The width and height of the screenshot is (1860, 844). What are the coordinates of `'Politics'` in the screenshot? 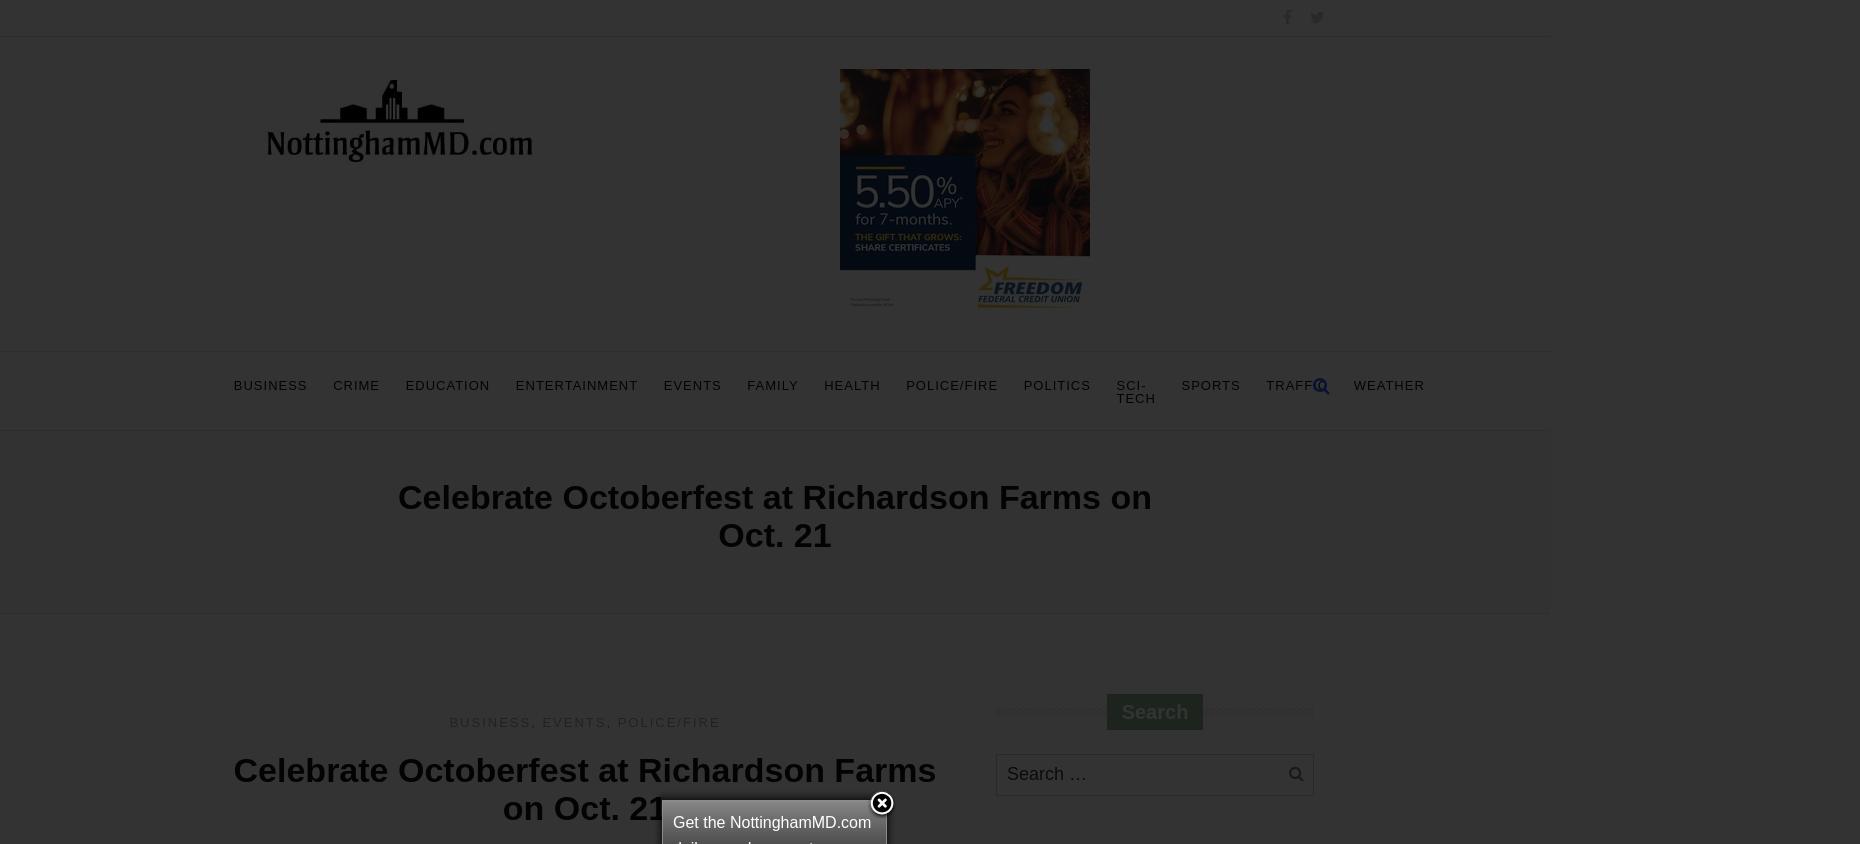 It's located at (1056, 384).